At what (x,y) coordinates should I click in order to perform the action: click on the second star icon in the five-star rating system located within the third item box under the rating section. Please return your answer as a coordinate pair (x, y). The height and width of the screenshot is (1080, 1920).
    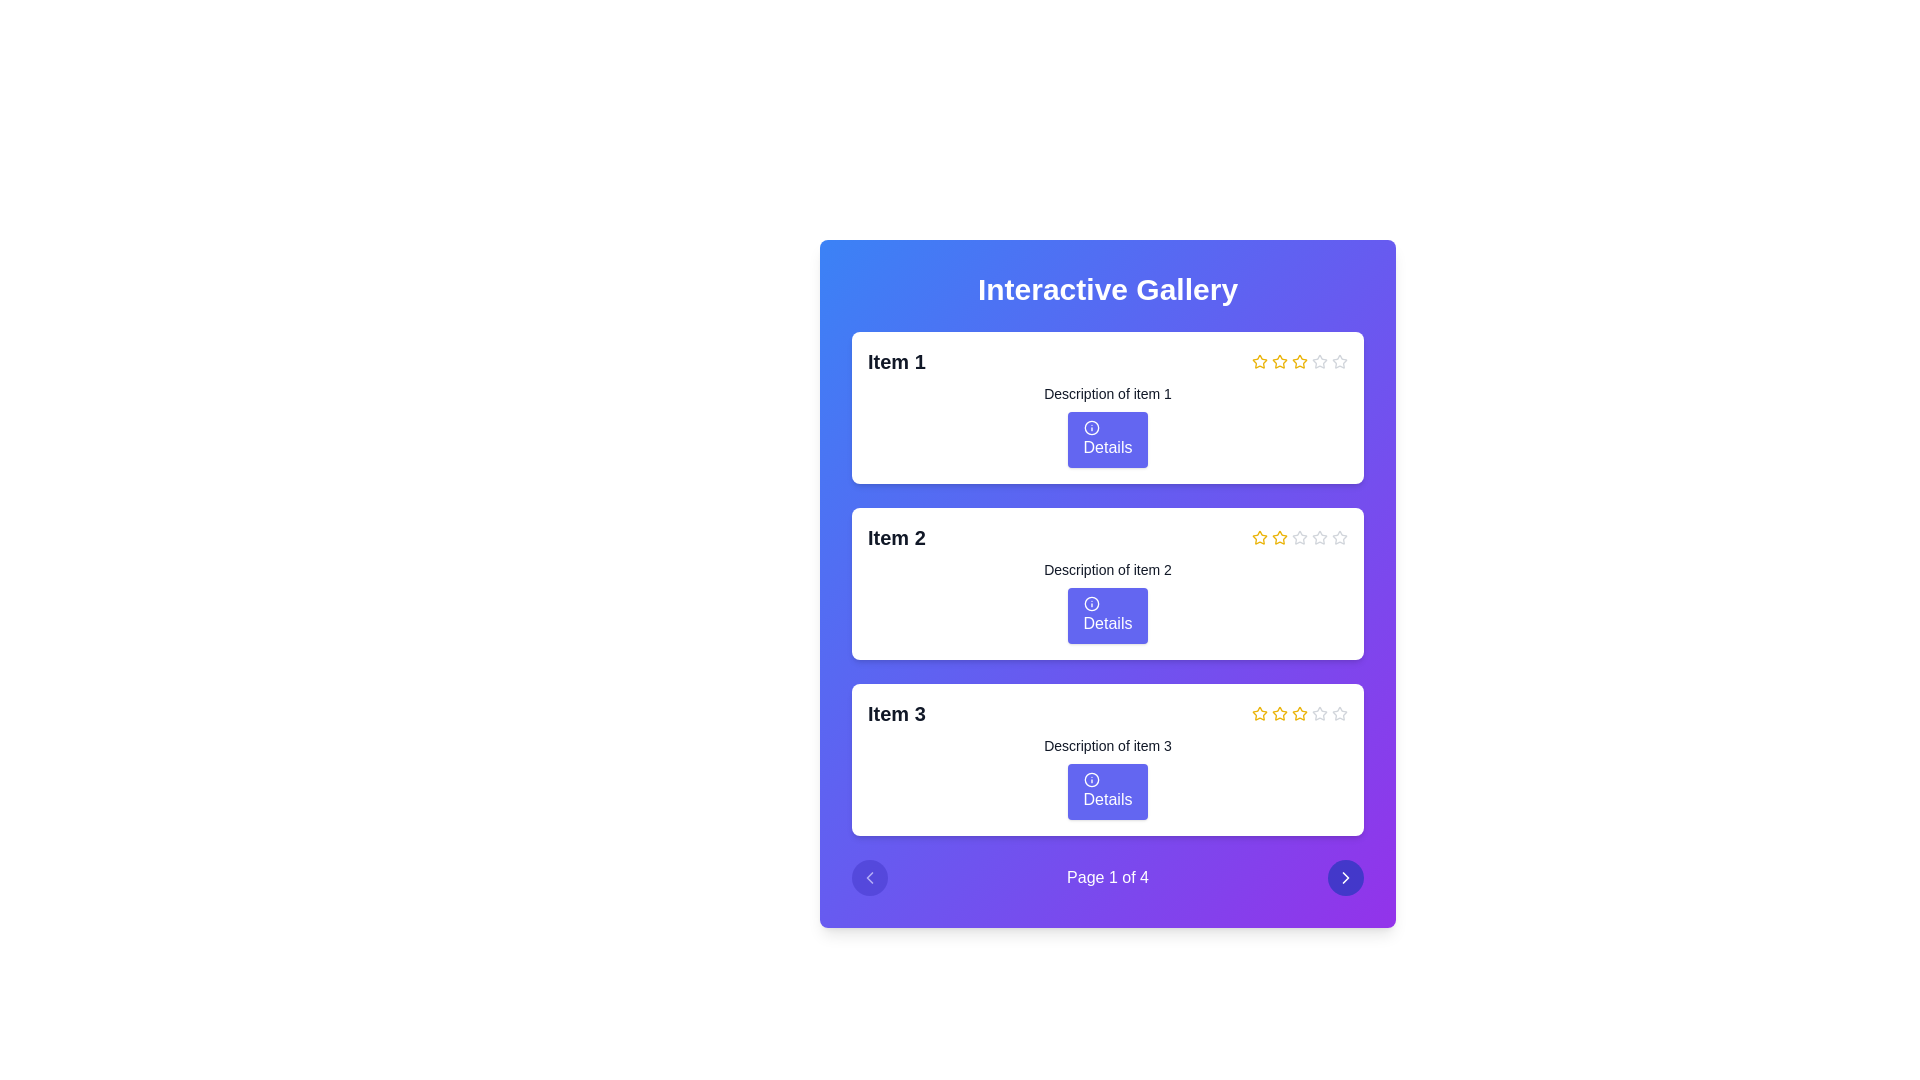
    Looking at the image, I should click on (1300, 712).